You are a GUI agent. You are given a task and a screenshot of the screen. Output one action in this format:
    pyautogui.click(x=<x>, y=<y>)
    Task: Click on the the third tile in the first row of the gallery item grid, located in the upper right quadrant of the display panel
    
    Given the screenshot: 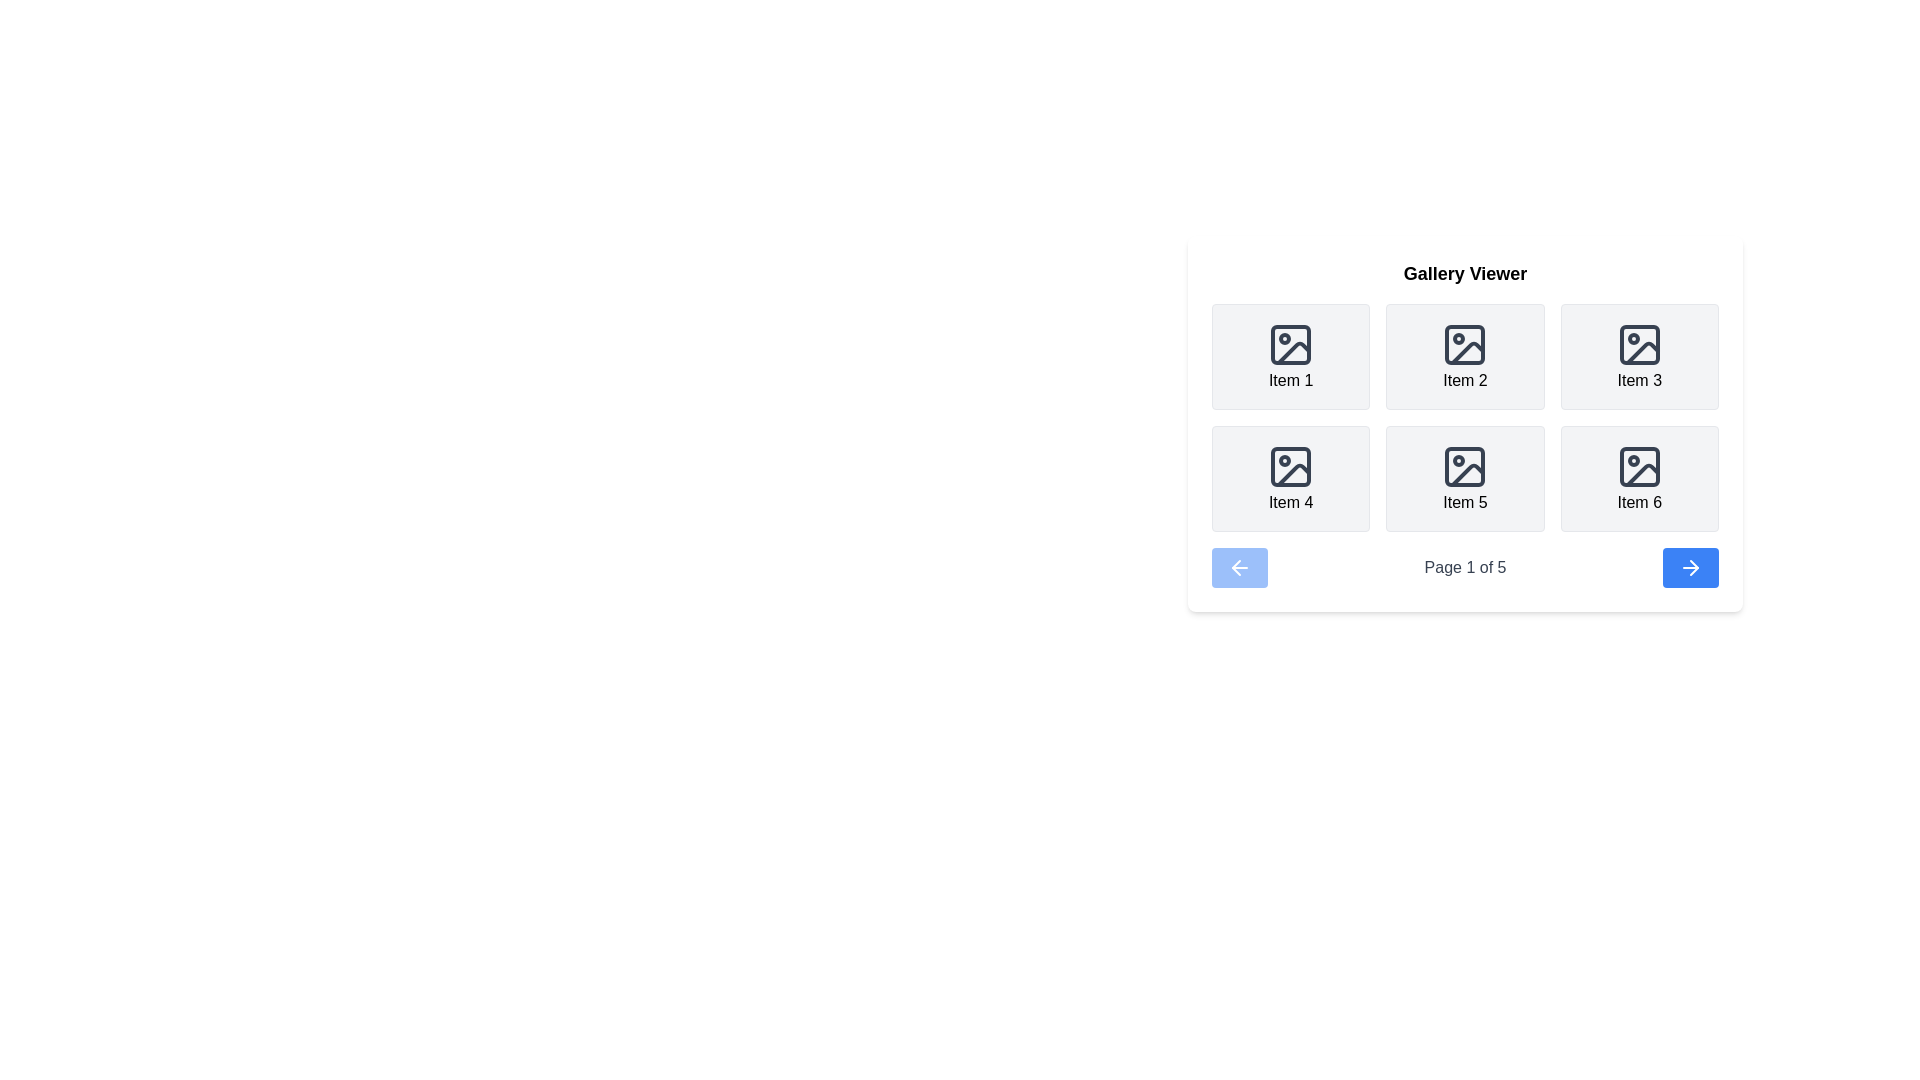 What is the action you would take?
    pyautogui.click(x=1639, y=356)
    